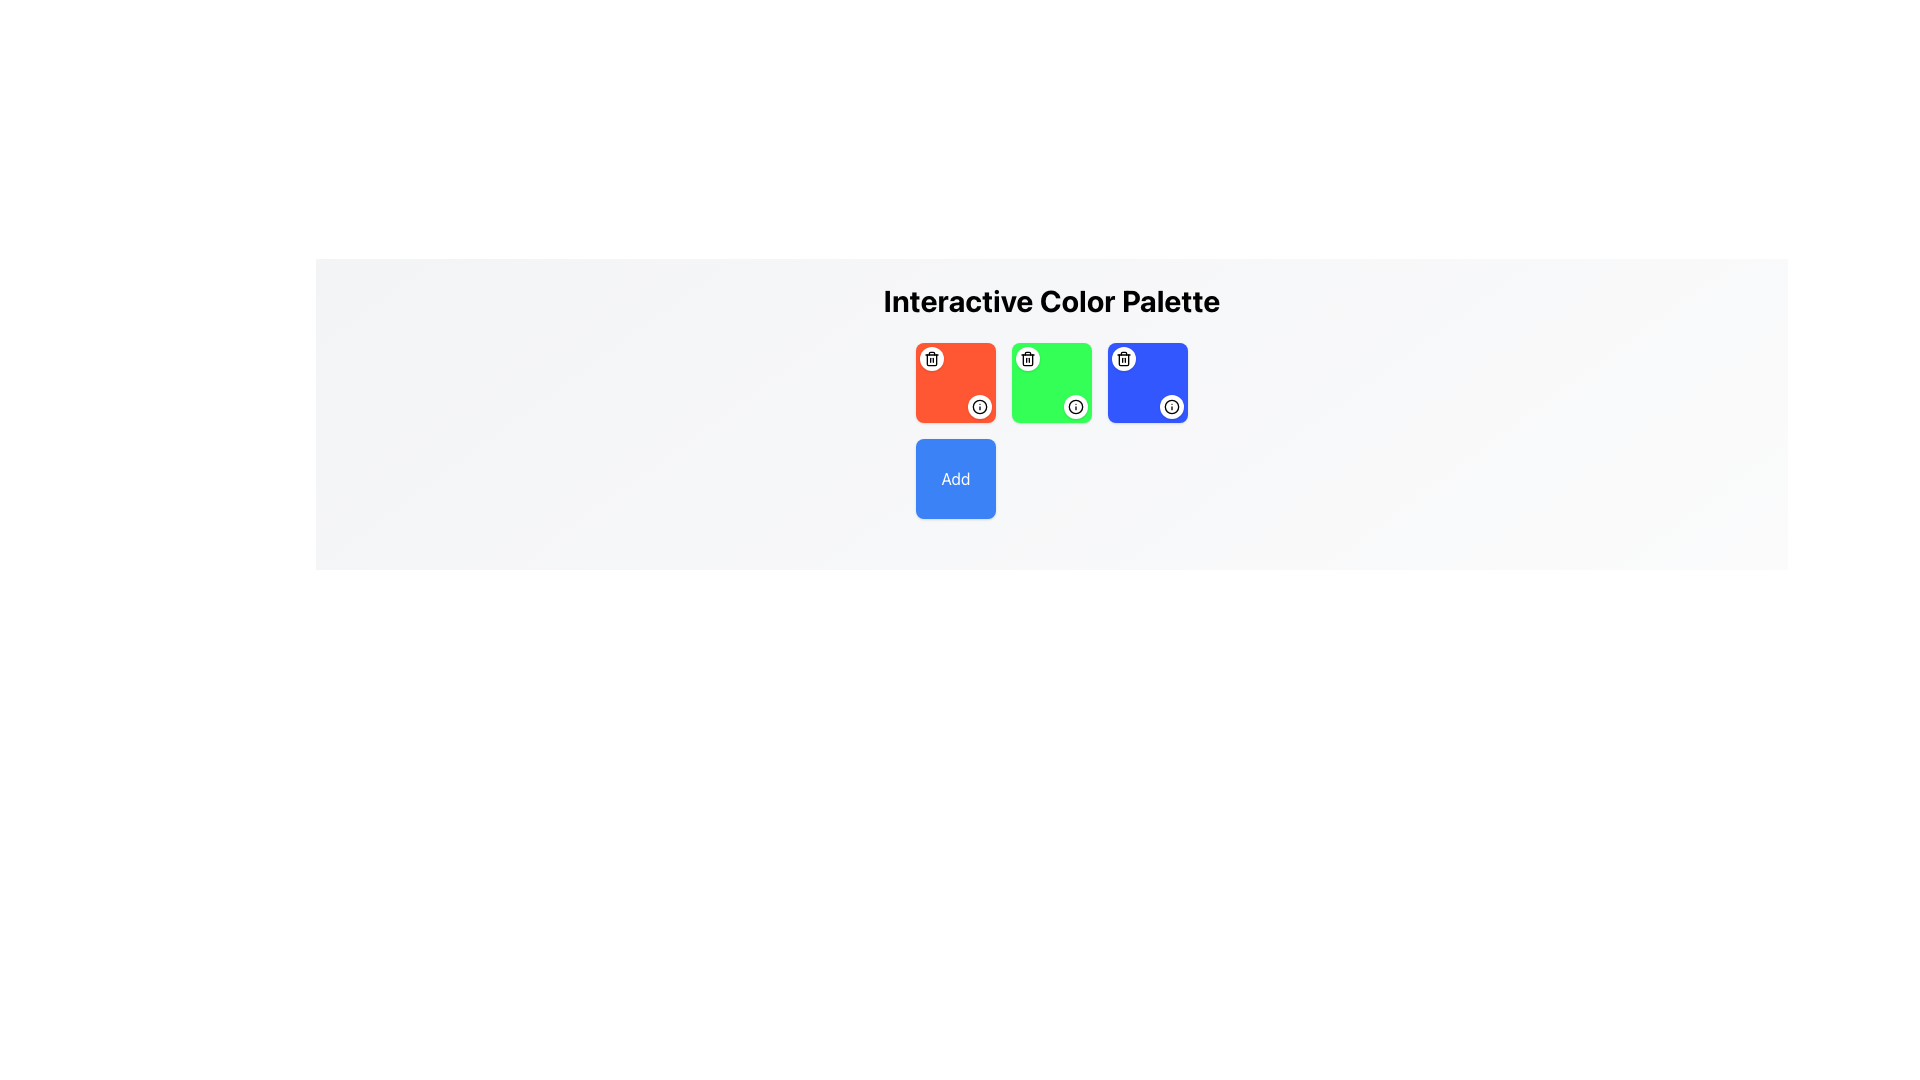 This screenshot has height=1080, width=1920. Describe the element at coordinates (979, 406) in the screenshot. I see `the outermost circle graphic element in the icon` at that location.